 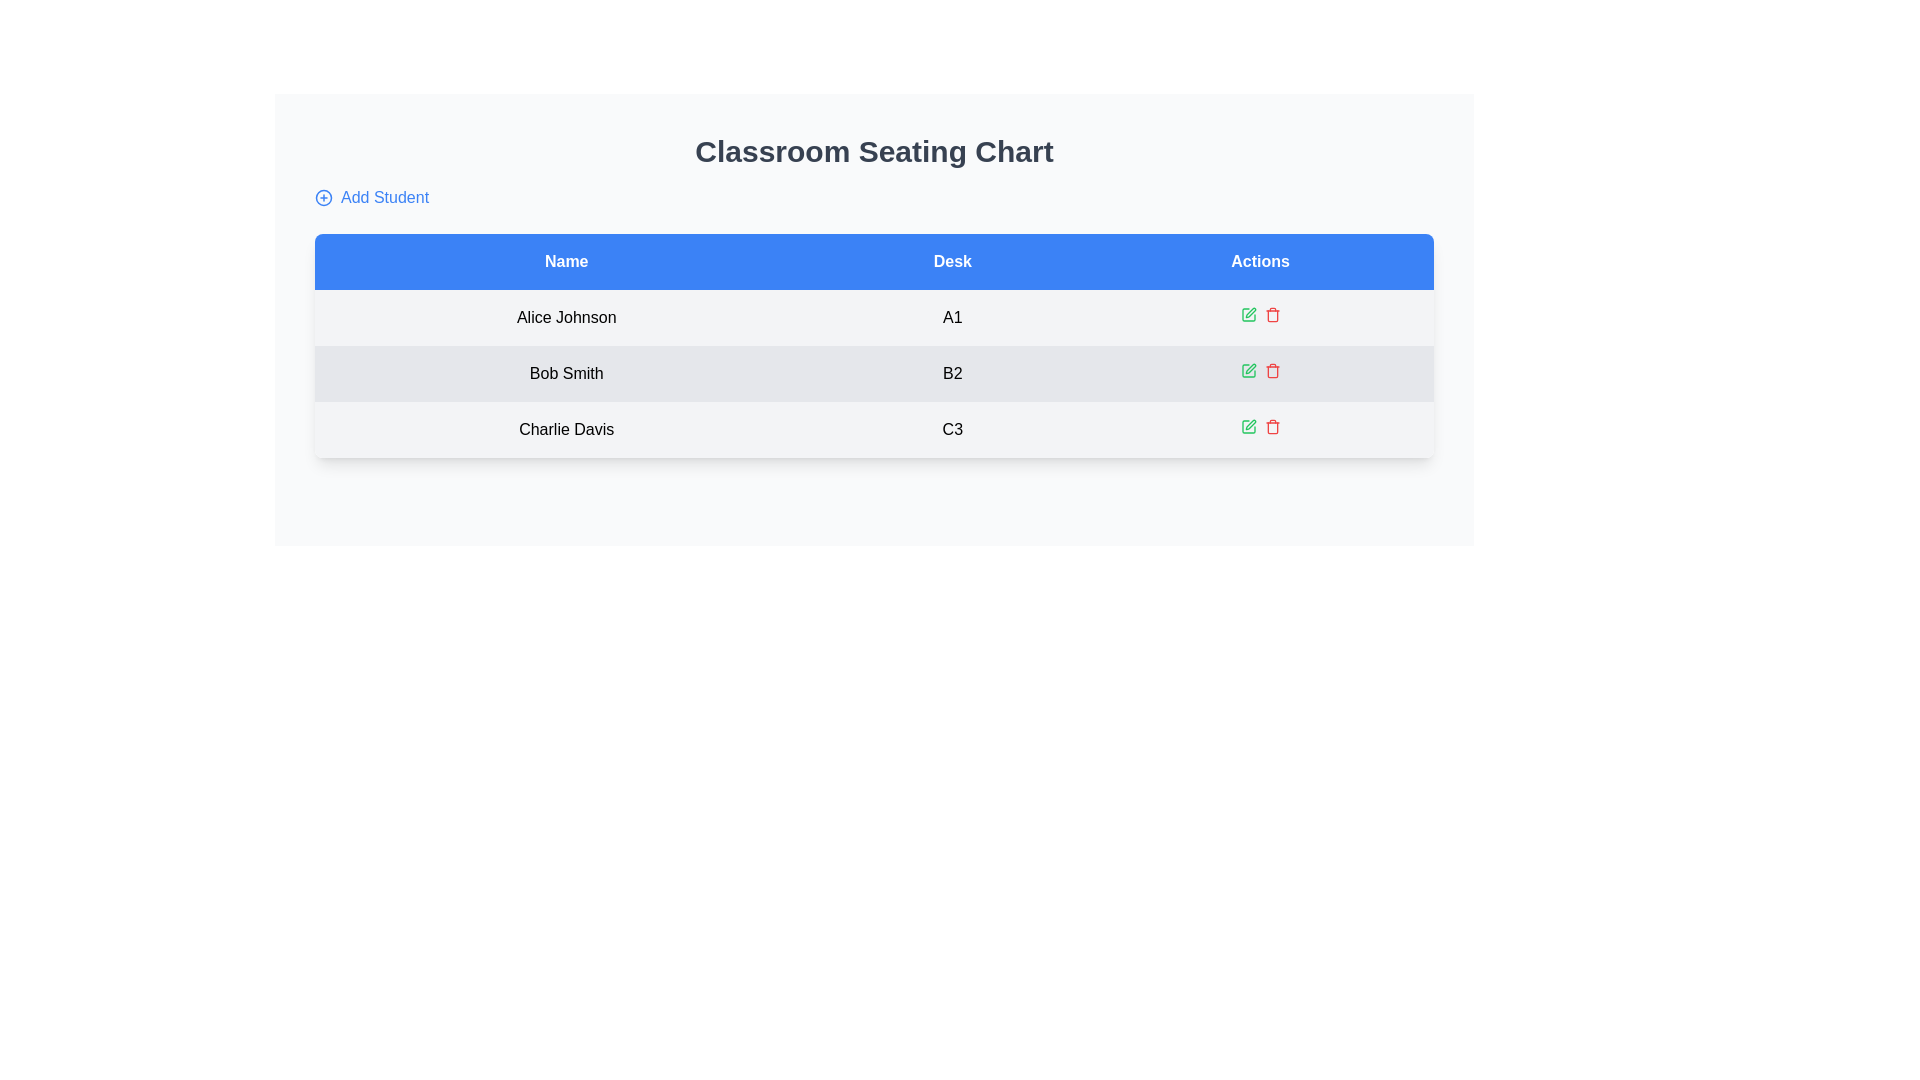 I want to click on the edit button with a green pen icon in the 'Actions' column for Bob Smith, so click(x=1247, y=370).